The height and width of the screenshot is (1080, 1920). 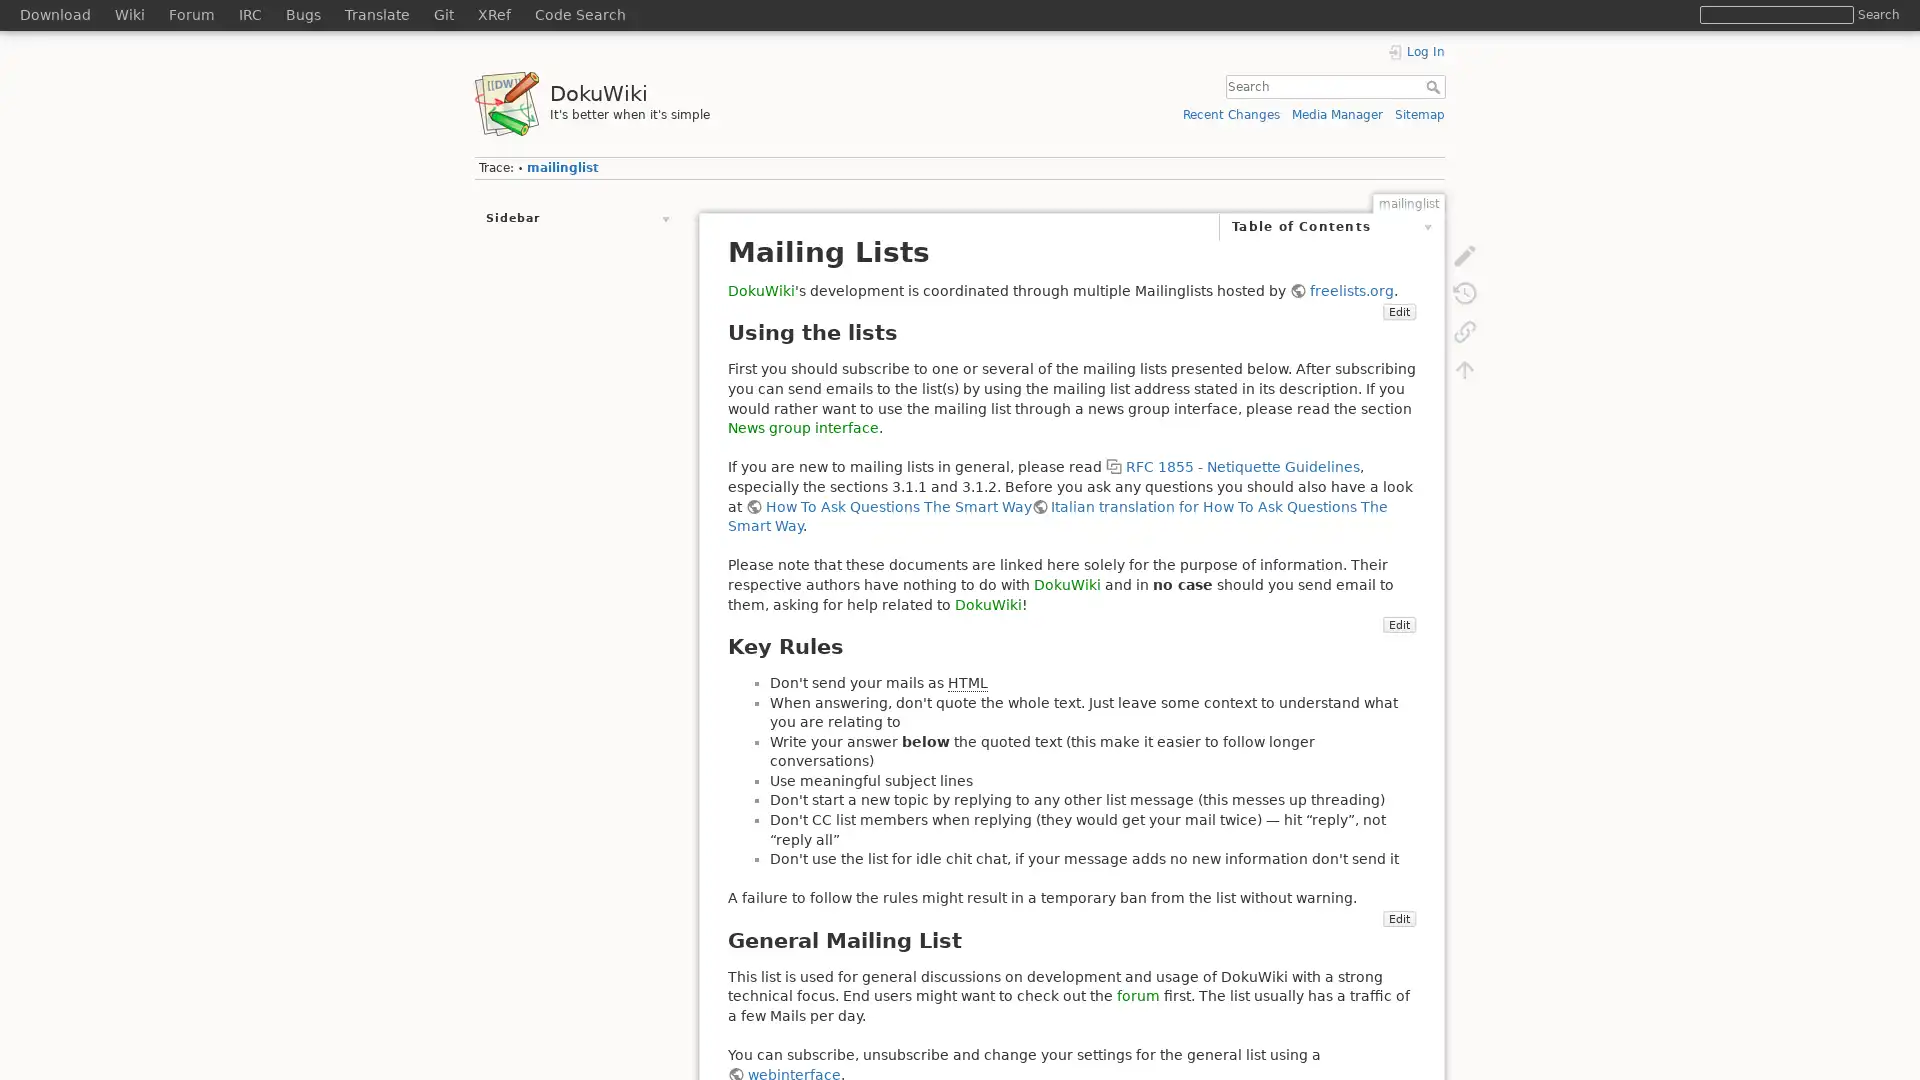 I want to click on Search, so click(x=1877, y=14).